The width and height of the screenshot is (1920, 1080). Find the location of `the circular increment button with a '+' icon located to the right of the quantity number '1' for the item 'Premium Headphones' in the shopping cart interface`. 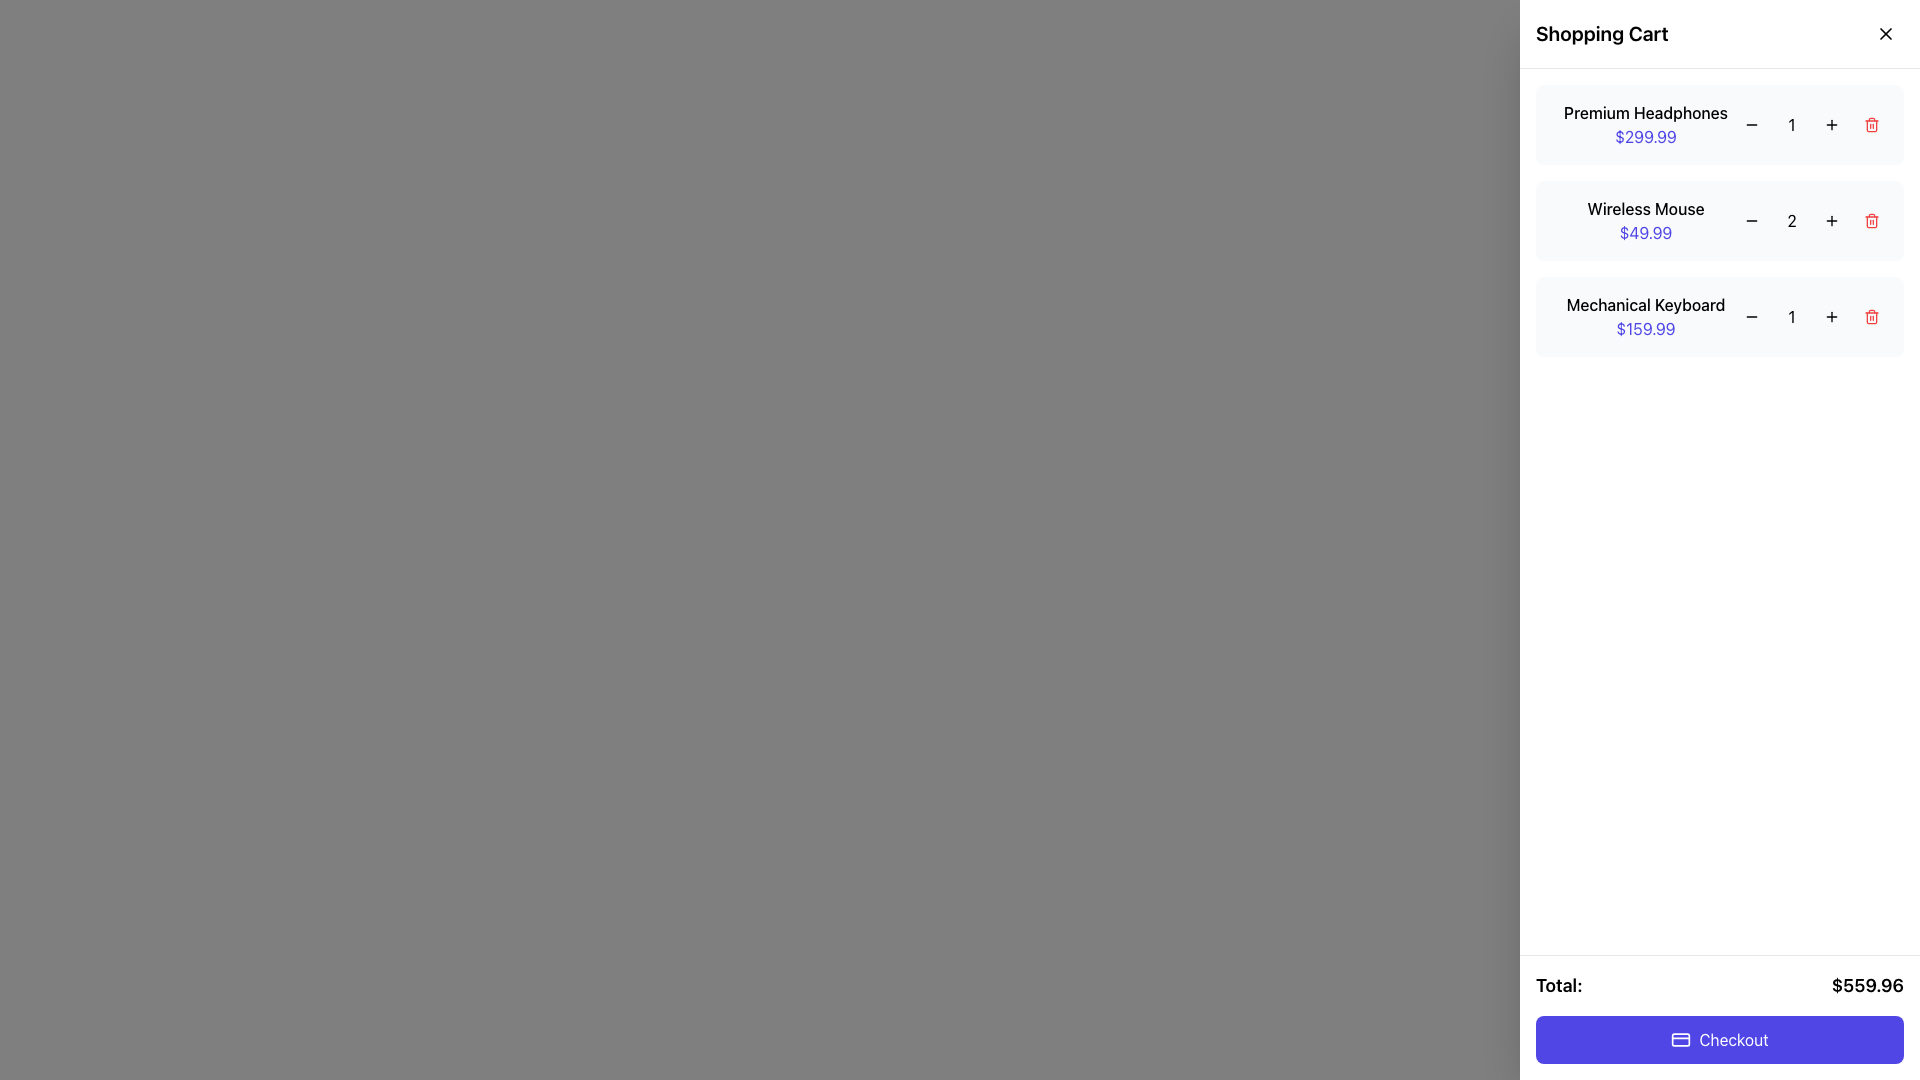

the circular increment button with a '+' icon located to the right of the quantity number '1' for the item 'Premium Headphones' in the shopping cart interface is located at coordinates (1832, 124).